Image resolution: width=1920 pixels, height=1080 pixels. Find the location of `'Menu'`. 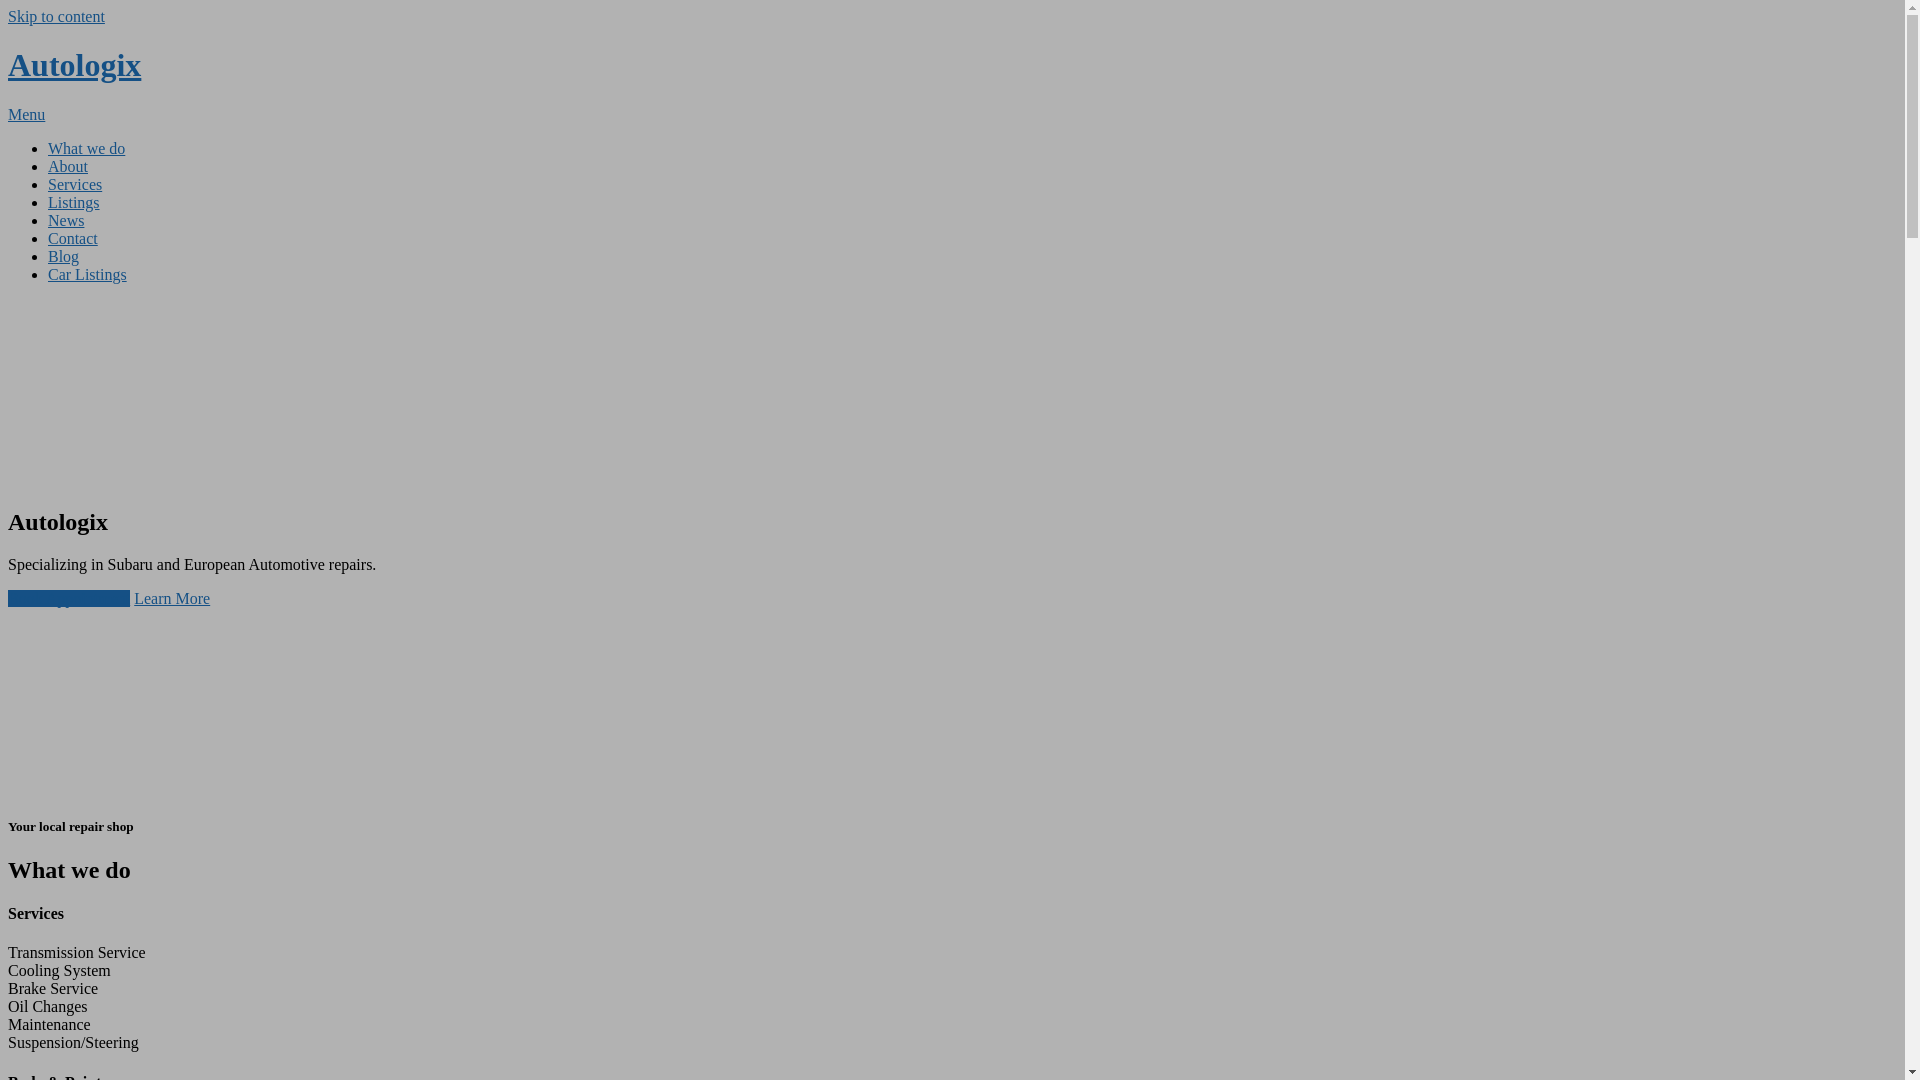

'Menu' is located at coordinates (26, 114).